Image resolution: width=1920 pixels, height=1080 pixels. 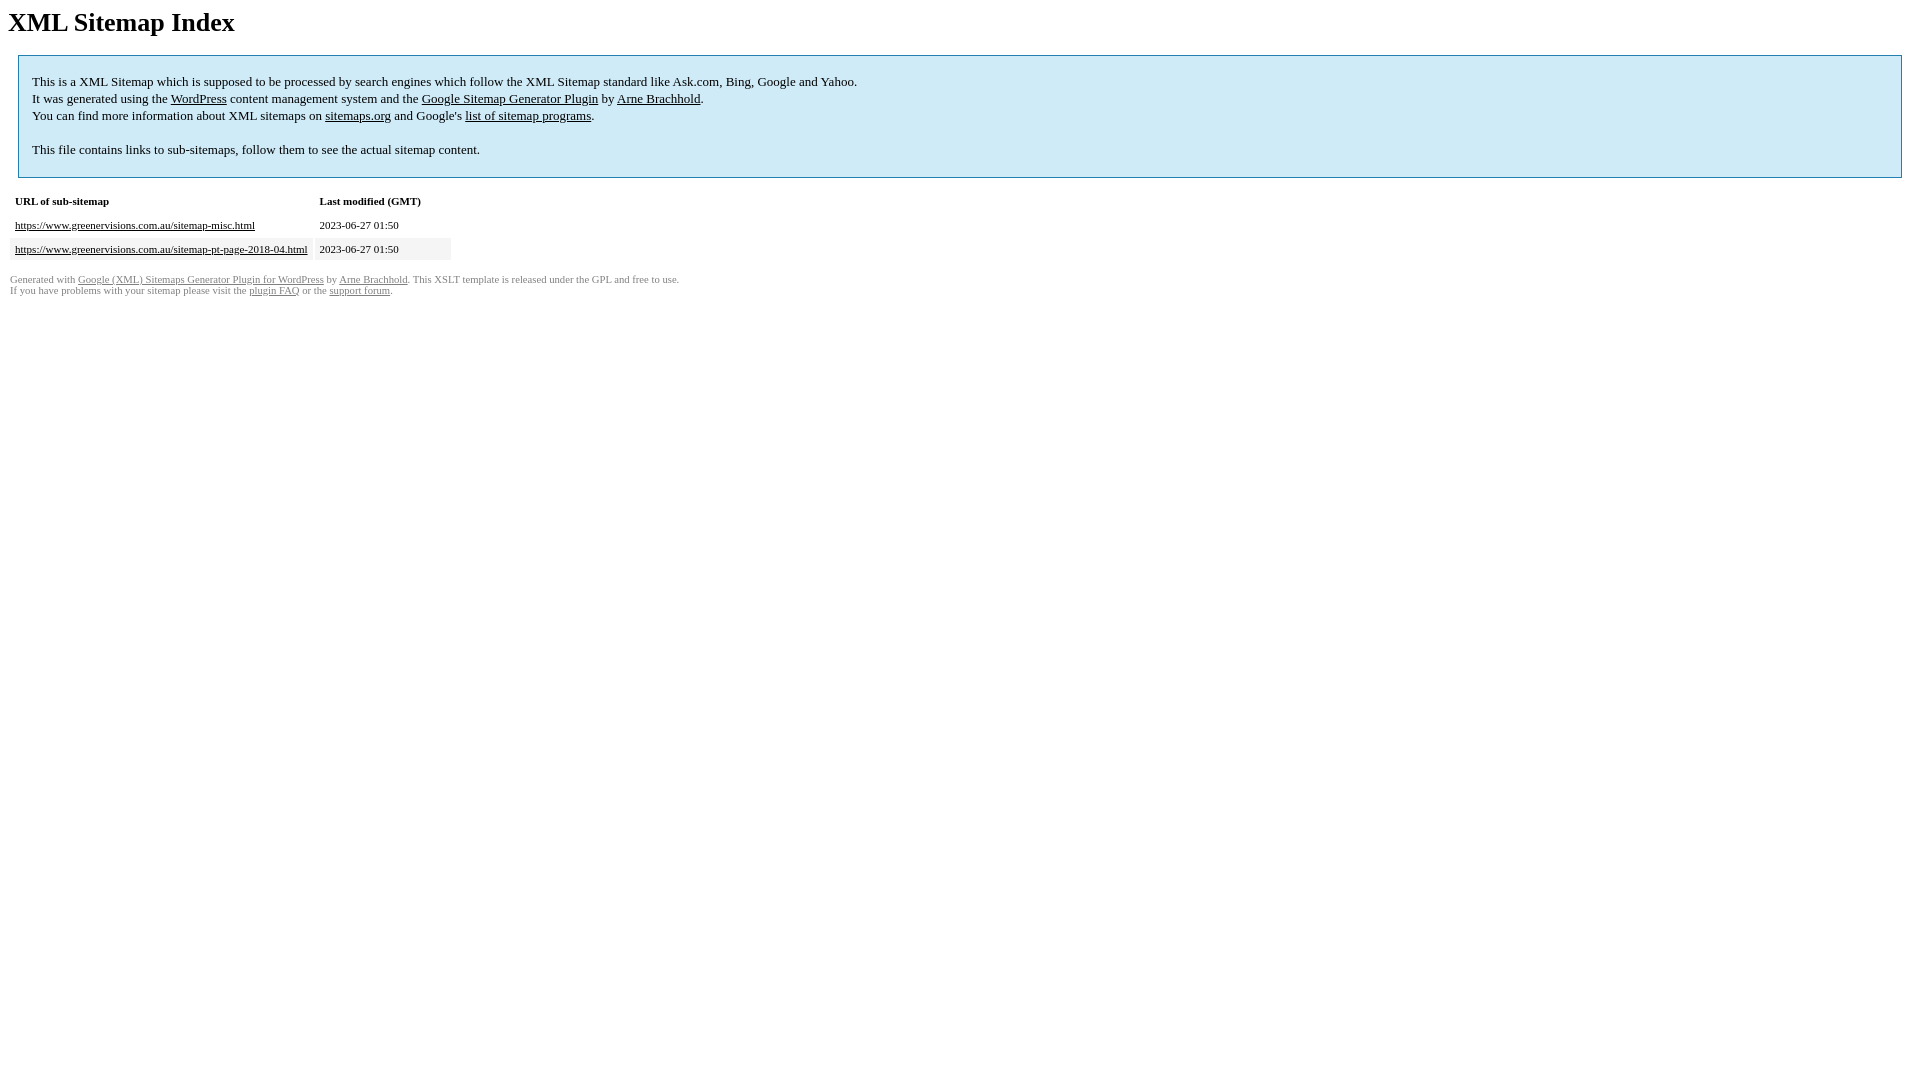 I want to click on 'Google (XML) Sitemaps Generator Plugin for WordPress', so click(x=201, y=279).